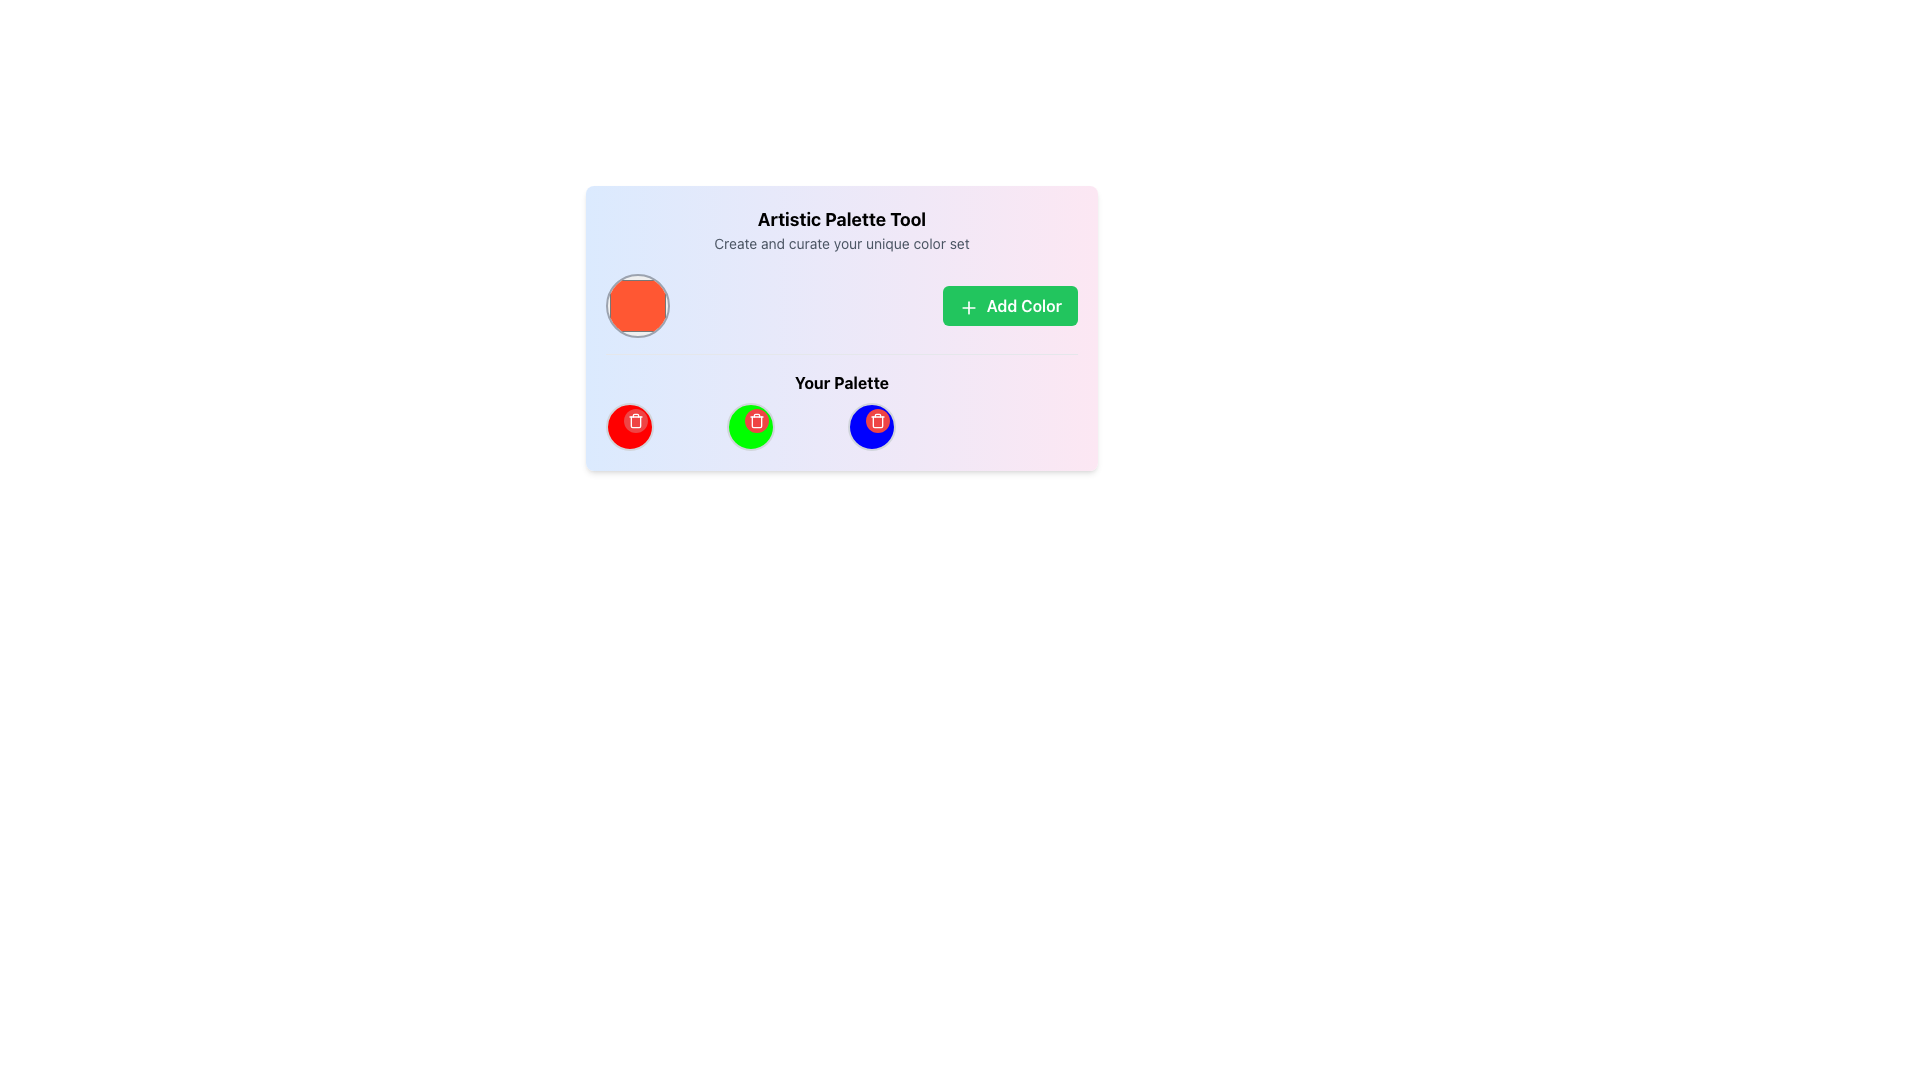  I want to click on the '+' icon within the green 'Add Color' button, so click(968, 307).